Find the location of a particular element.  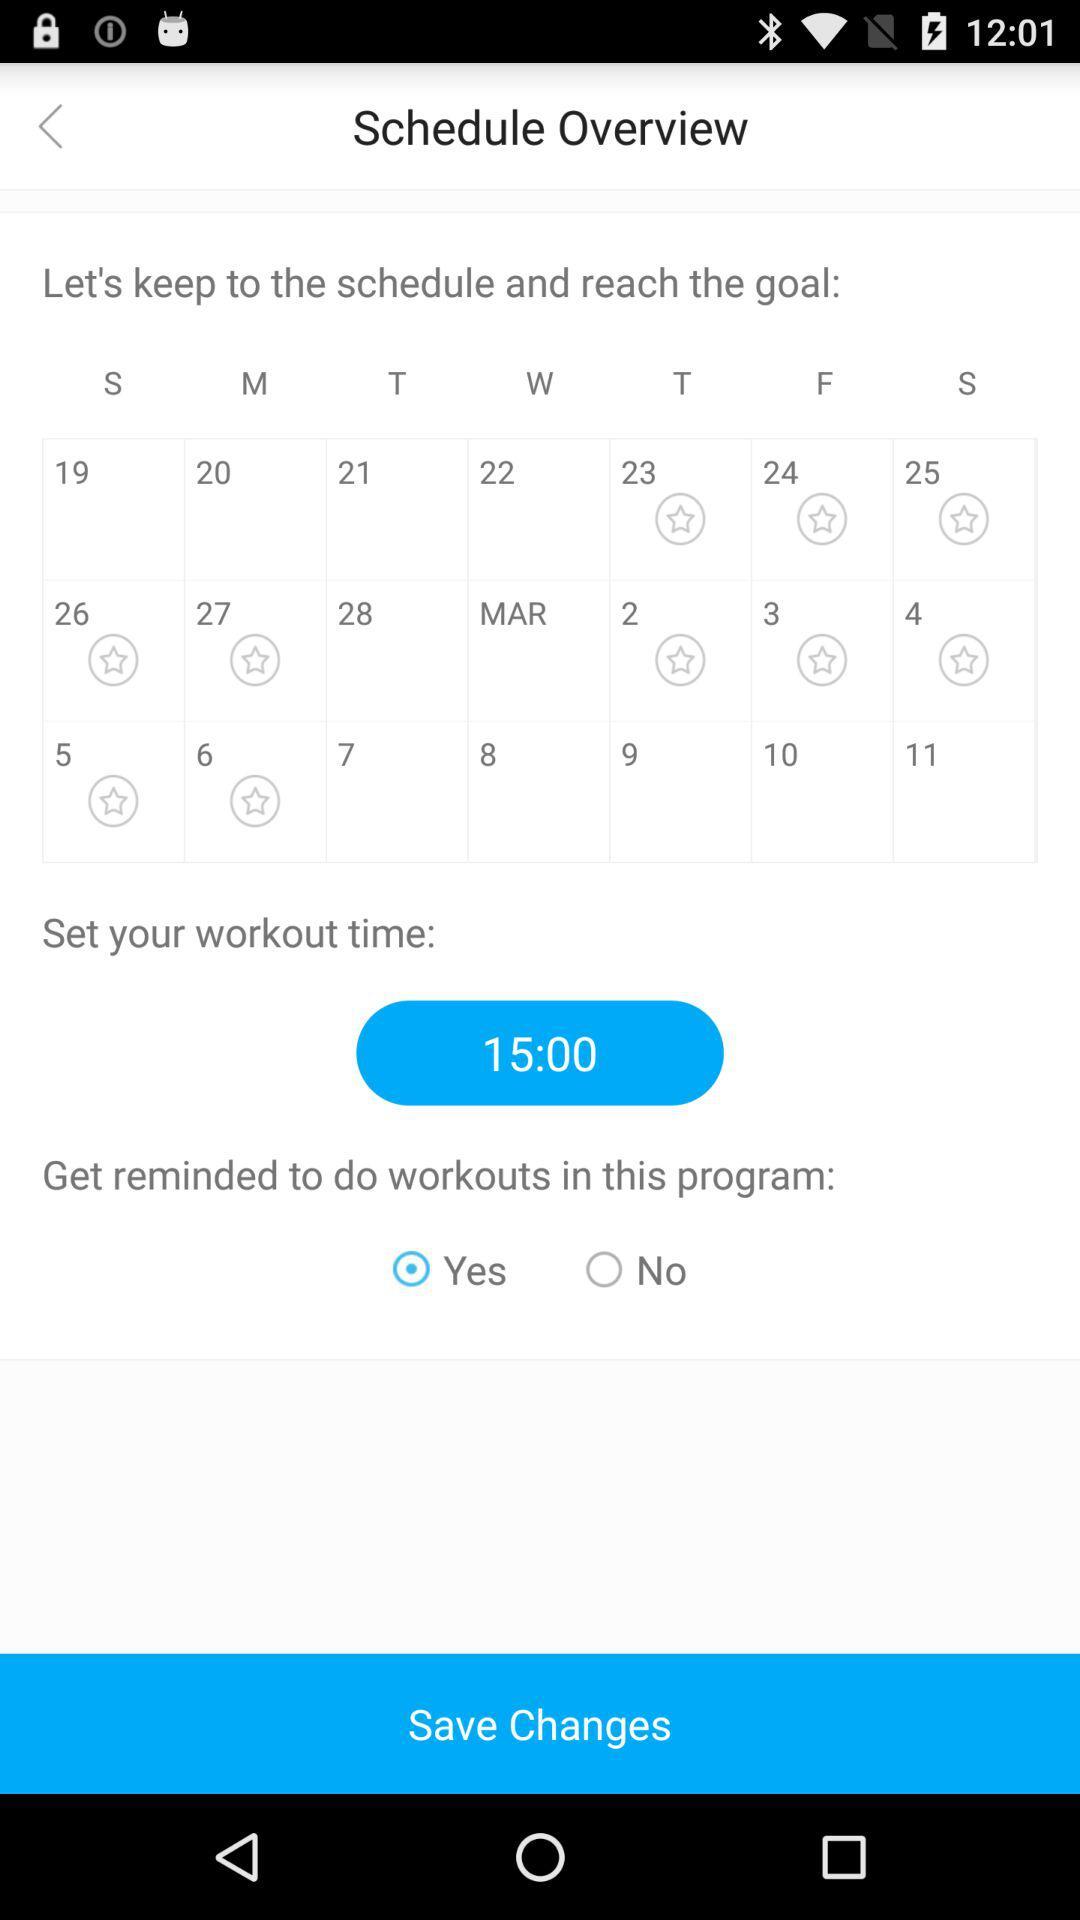

go back is located at coordinates (61, 124).